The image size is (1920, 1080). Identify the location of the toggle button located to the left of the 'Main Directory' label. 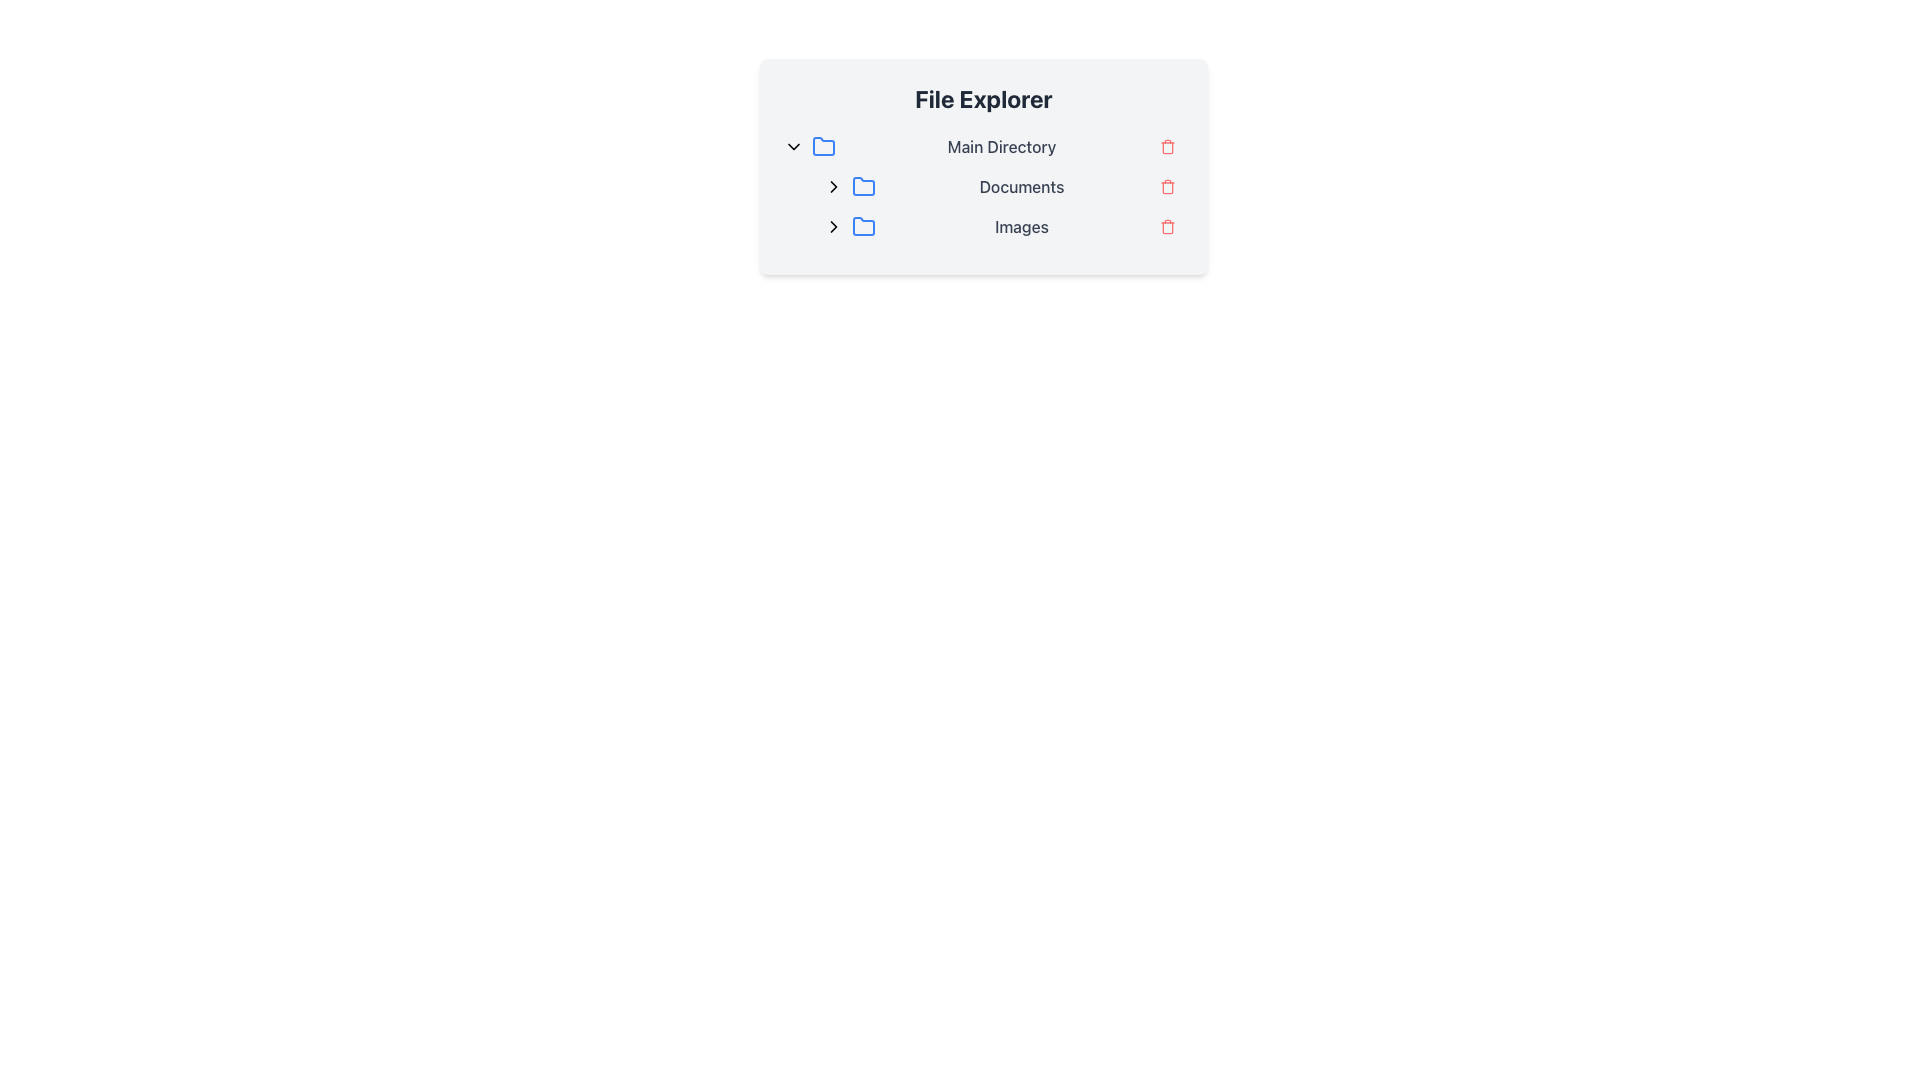
(792, 145).